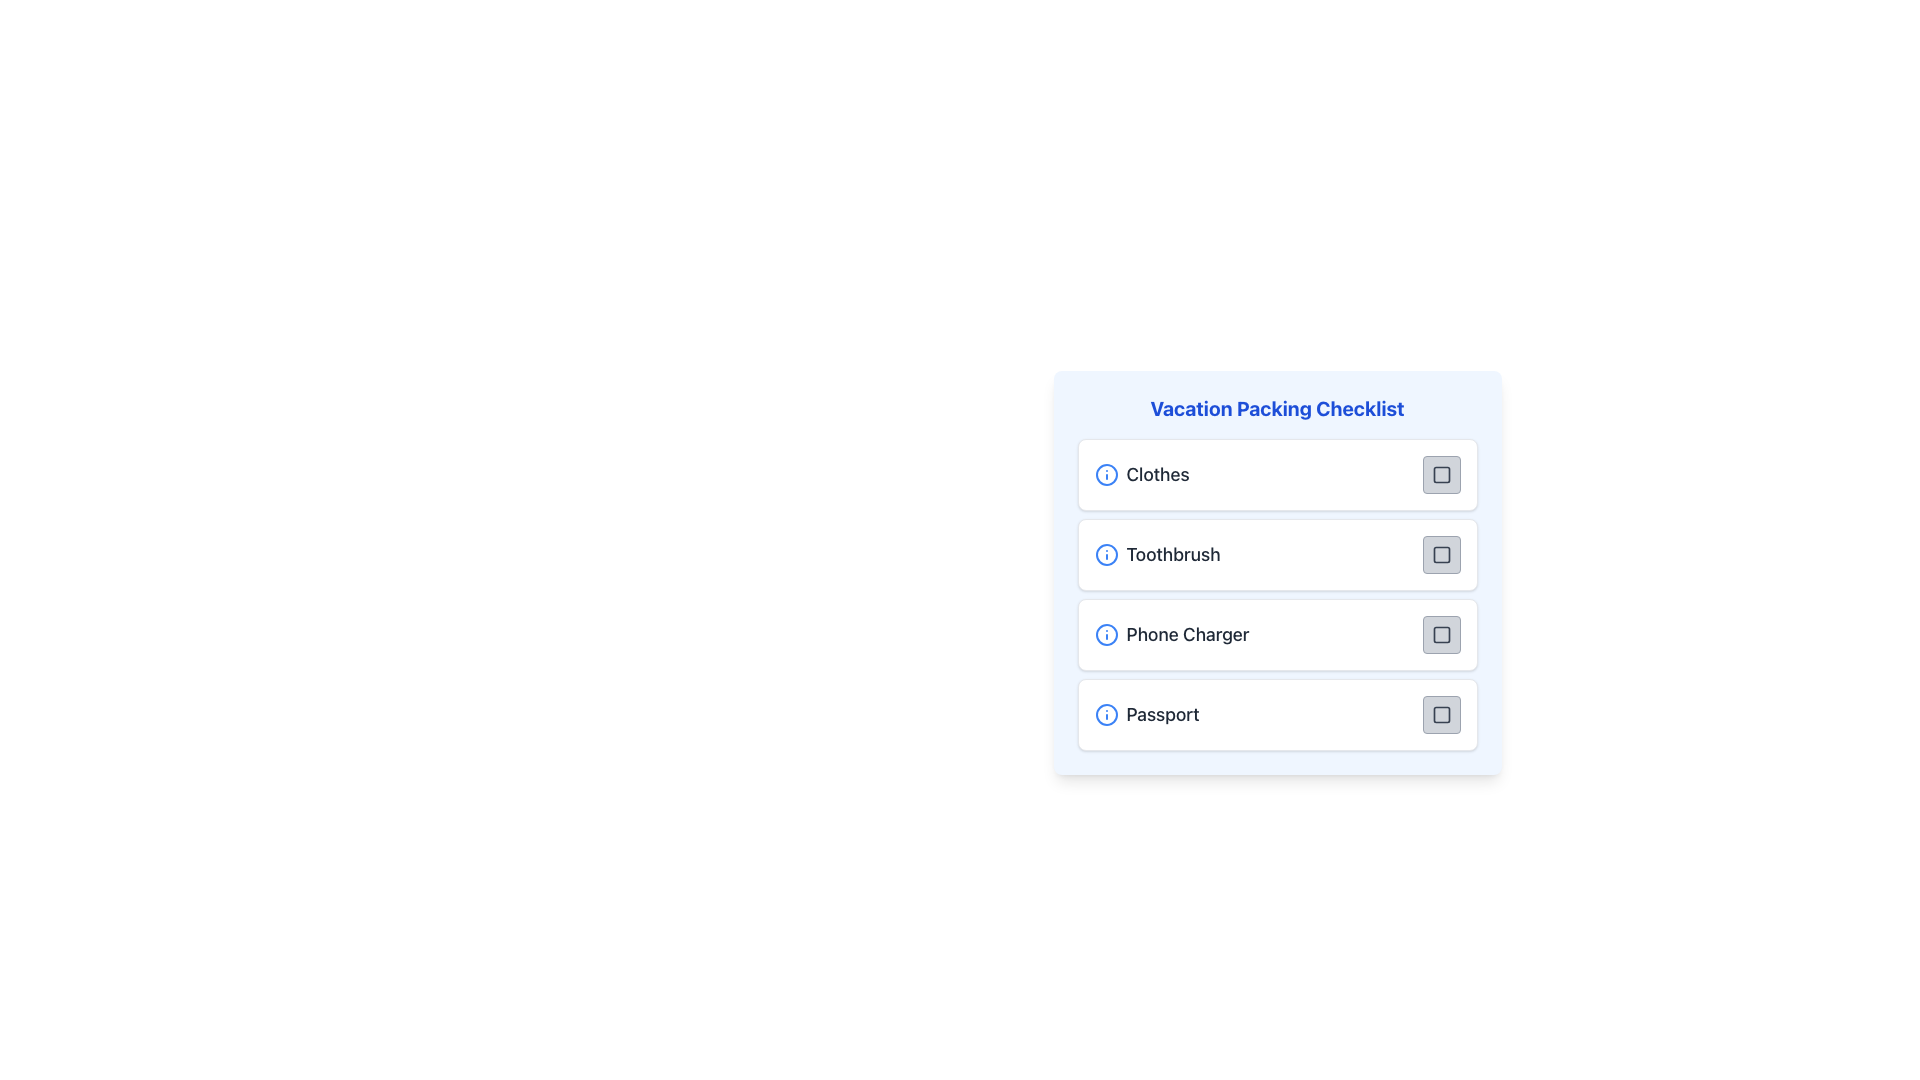 The width and height of the screenshot is (1920, 1080). I want to click on the 'Phone Charger' list item in the 'Vacation Packing Checklist' to highlight it, so click(1171, 635).